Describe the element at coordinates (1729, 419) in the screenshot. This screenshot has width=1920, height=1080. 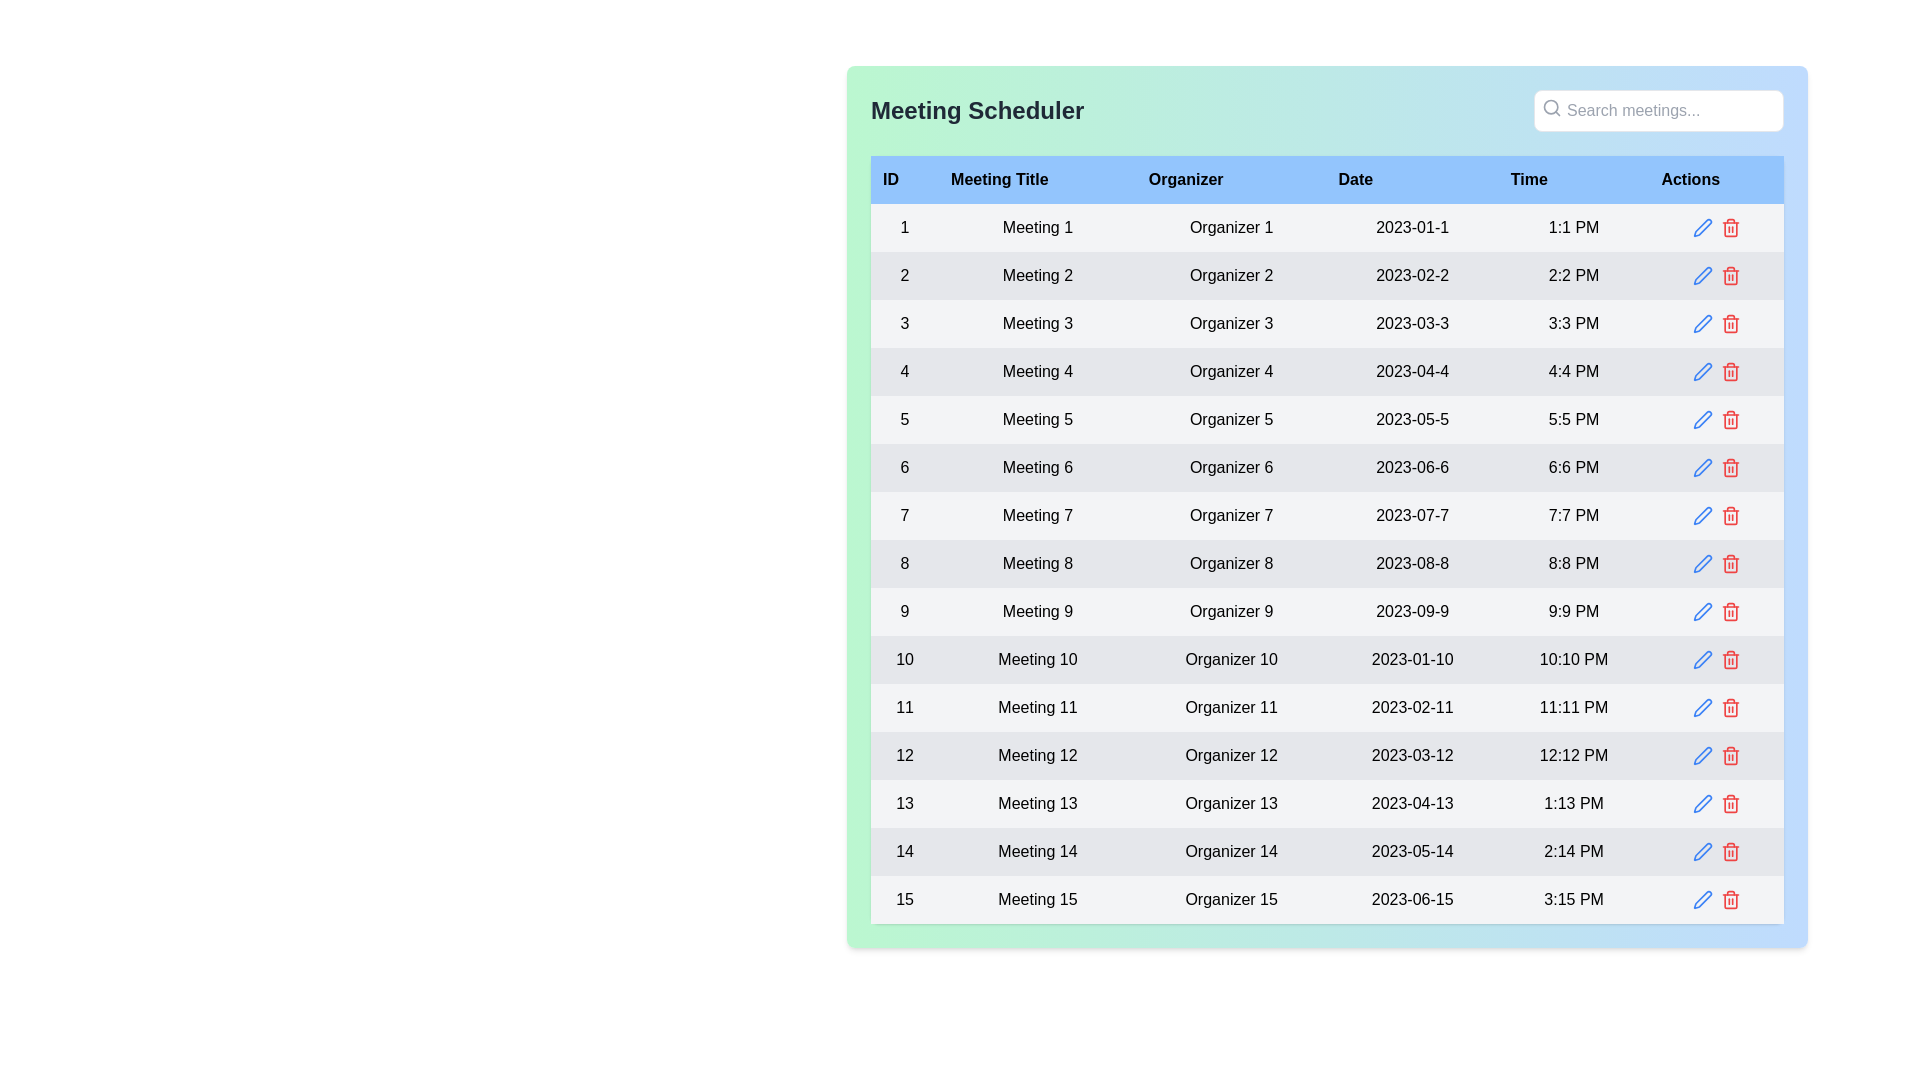
I see `the Delete button with an interactive icon in the Actions section of meeting 5` at that location.